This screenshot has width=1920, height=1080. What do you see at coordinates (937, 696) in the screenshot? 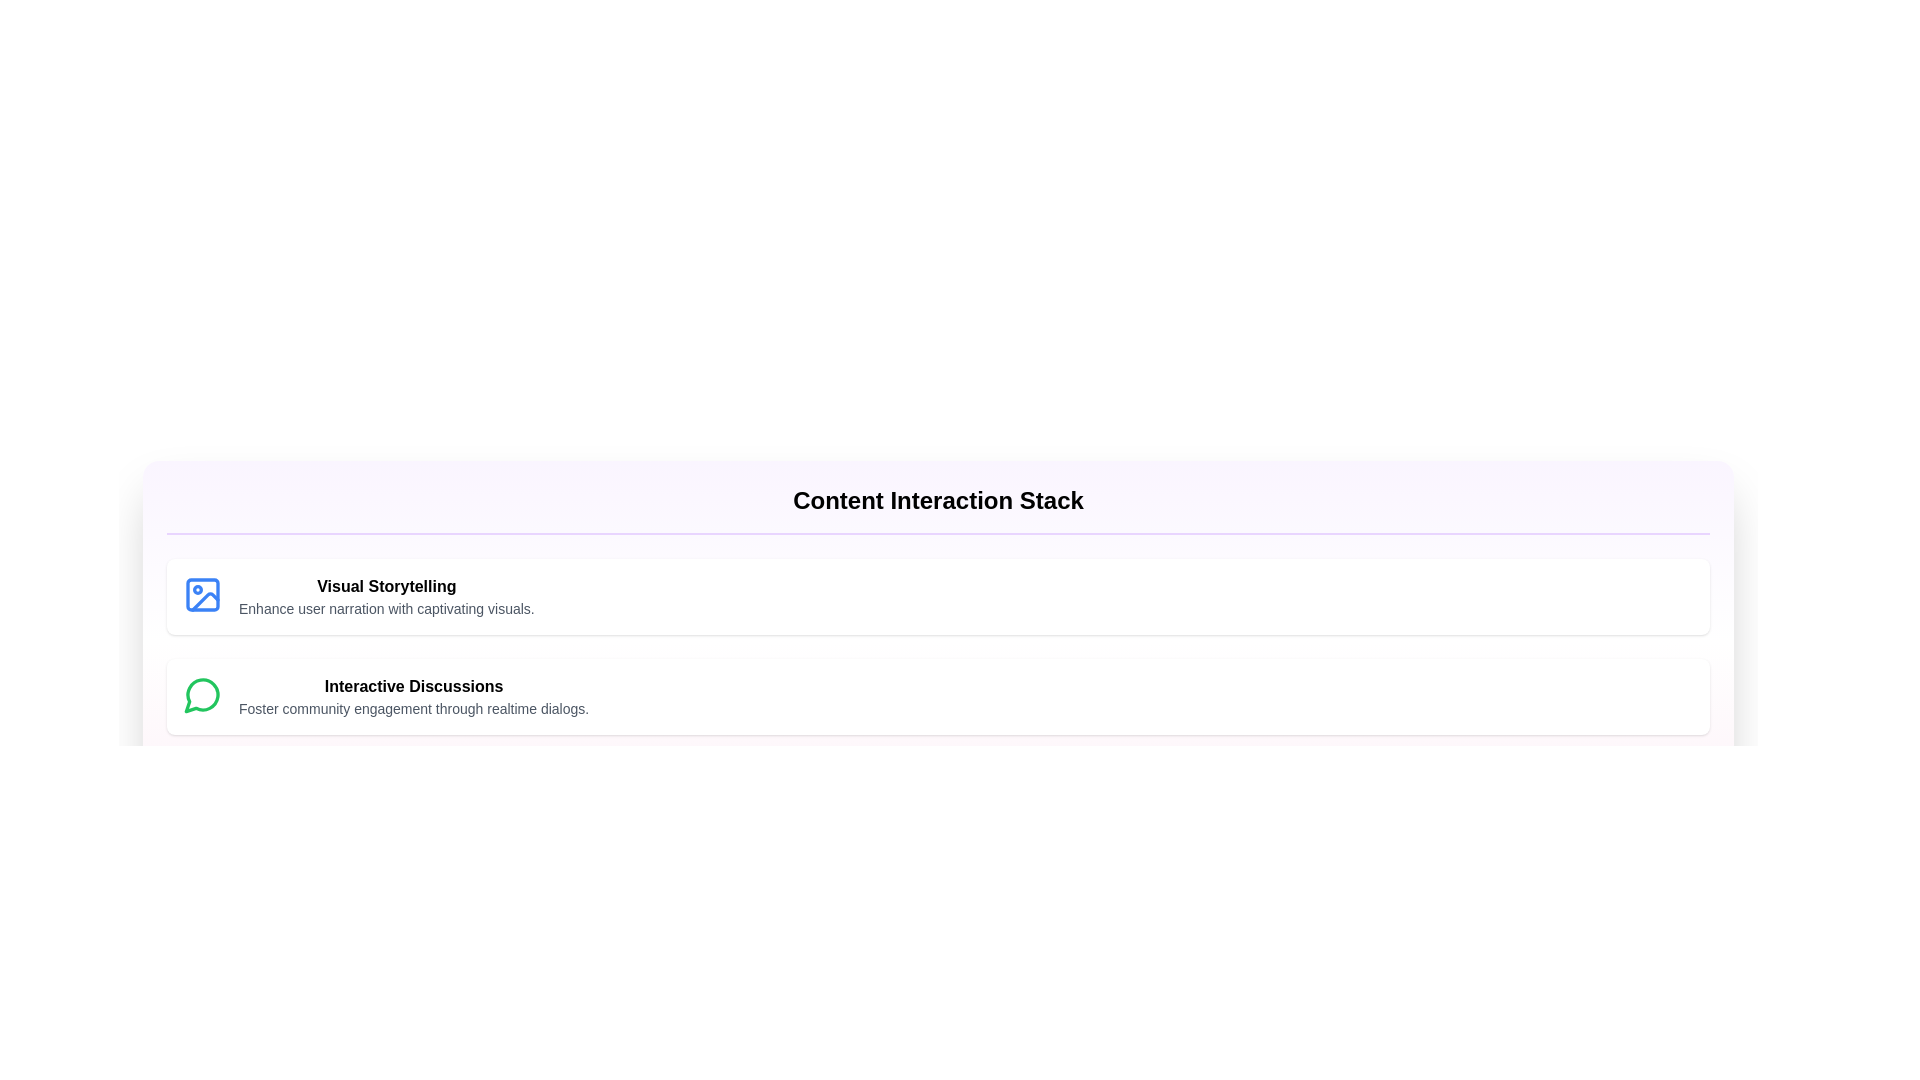
I see `the second Informational Card in the 'Content Interaction Stack'` at bounding box center [937, 696].